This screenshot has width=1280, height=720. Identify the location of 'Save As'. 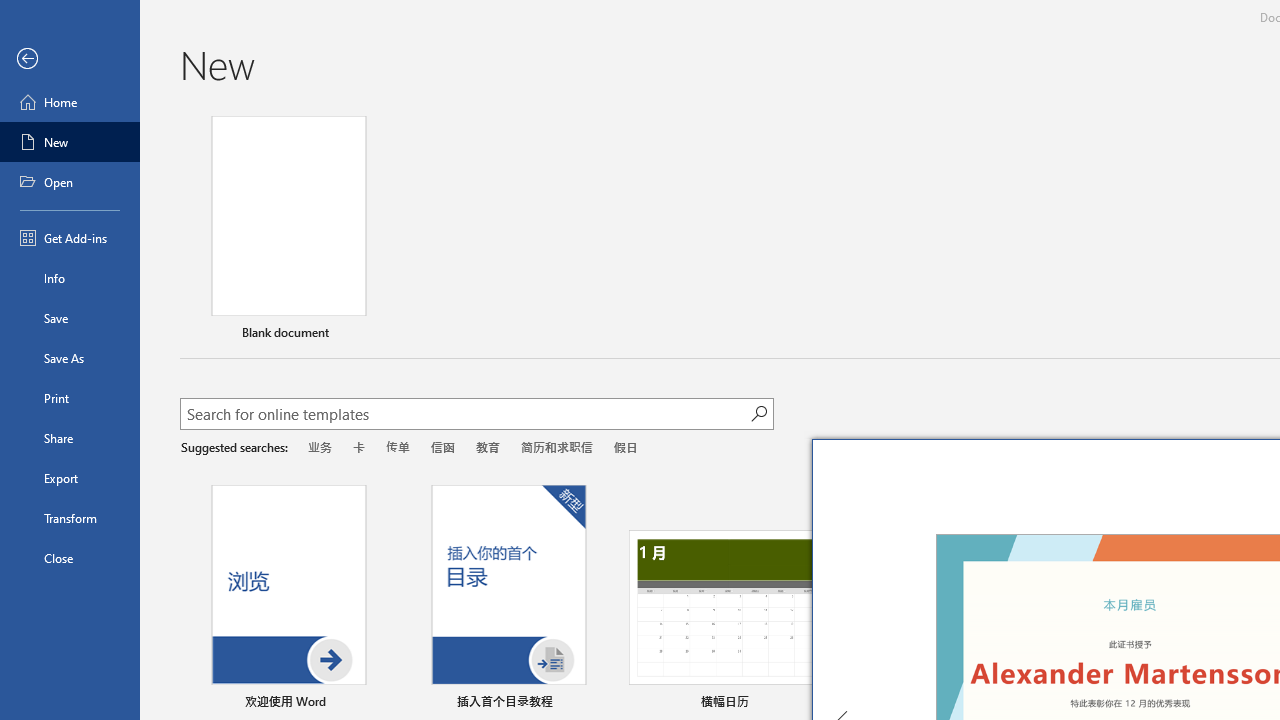
(69, 356).